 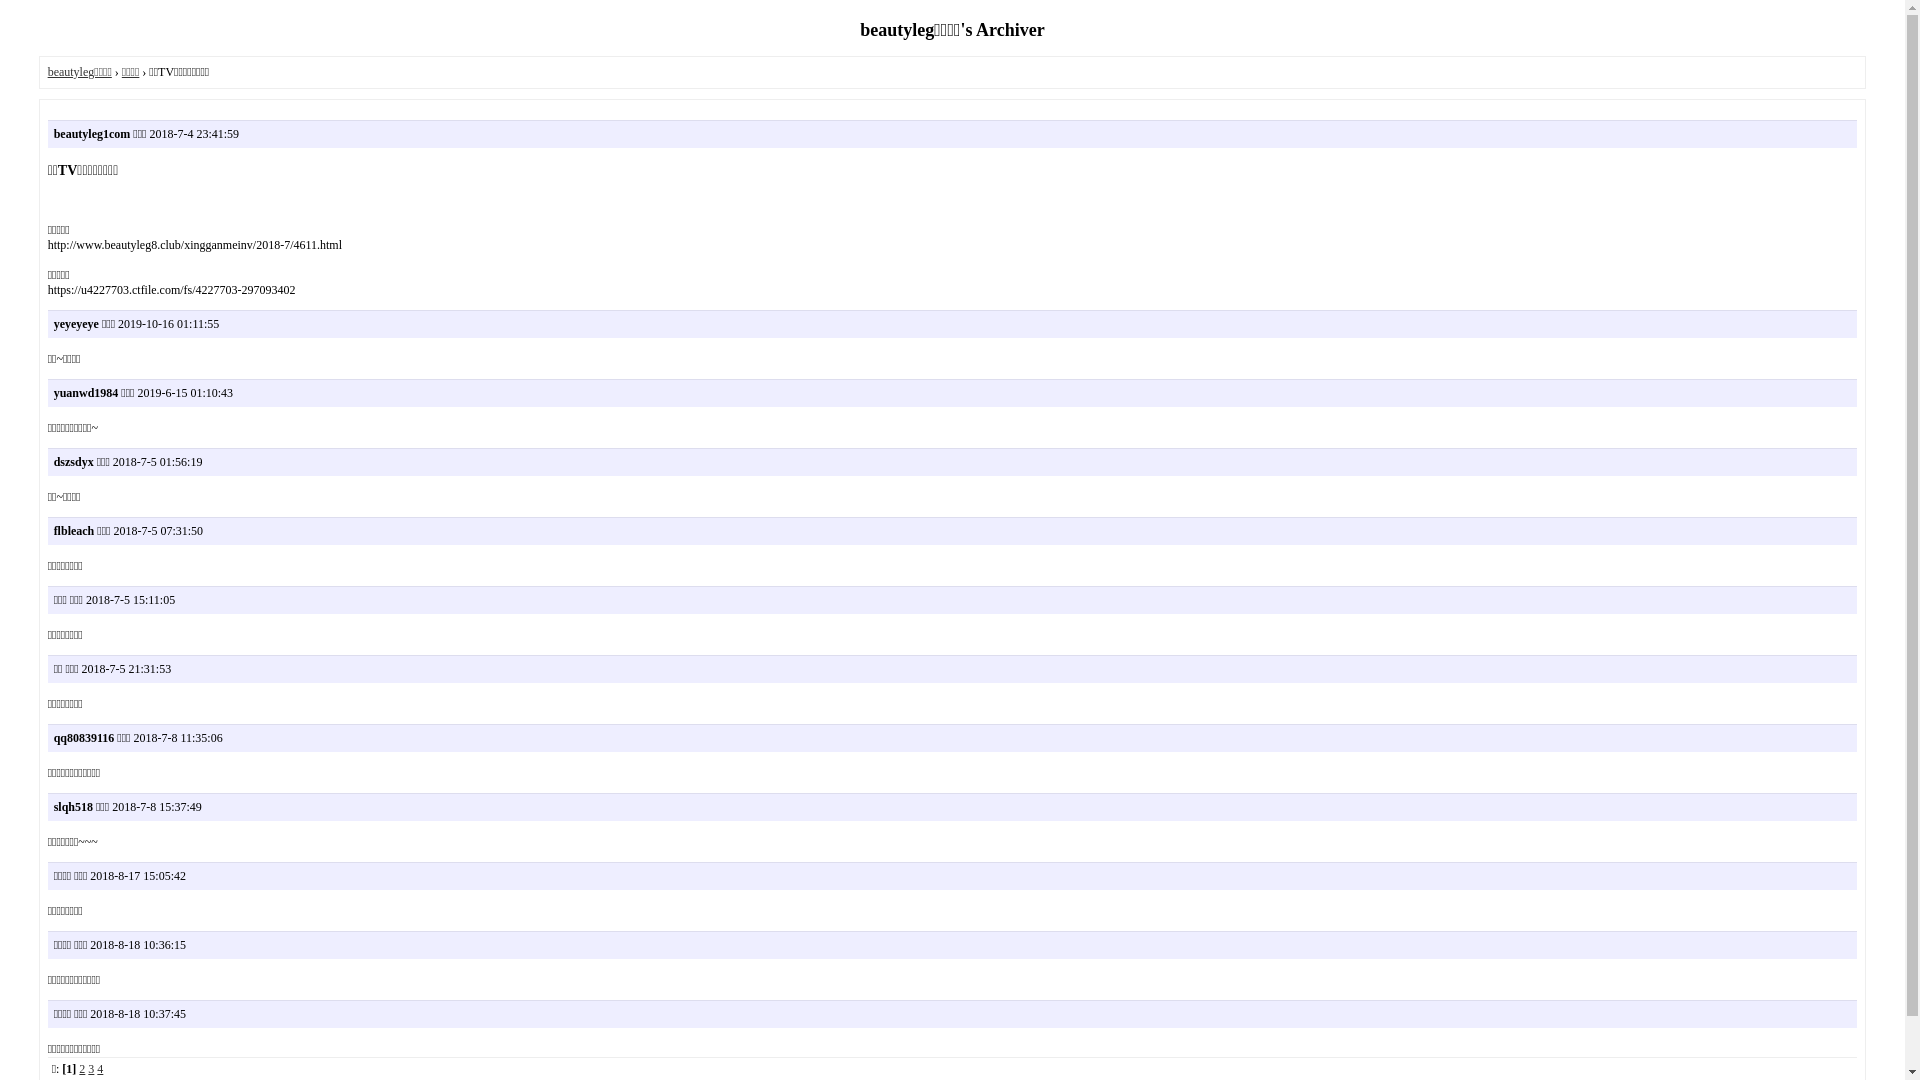 What do you see at coordinates (90, 1067) in the screenshot?
I see `'3'` at bounding box center [90, 1067].